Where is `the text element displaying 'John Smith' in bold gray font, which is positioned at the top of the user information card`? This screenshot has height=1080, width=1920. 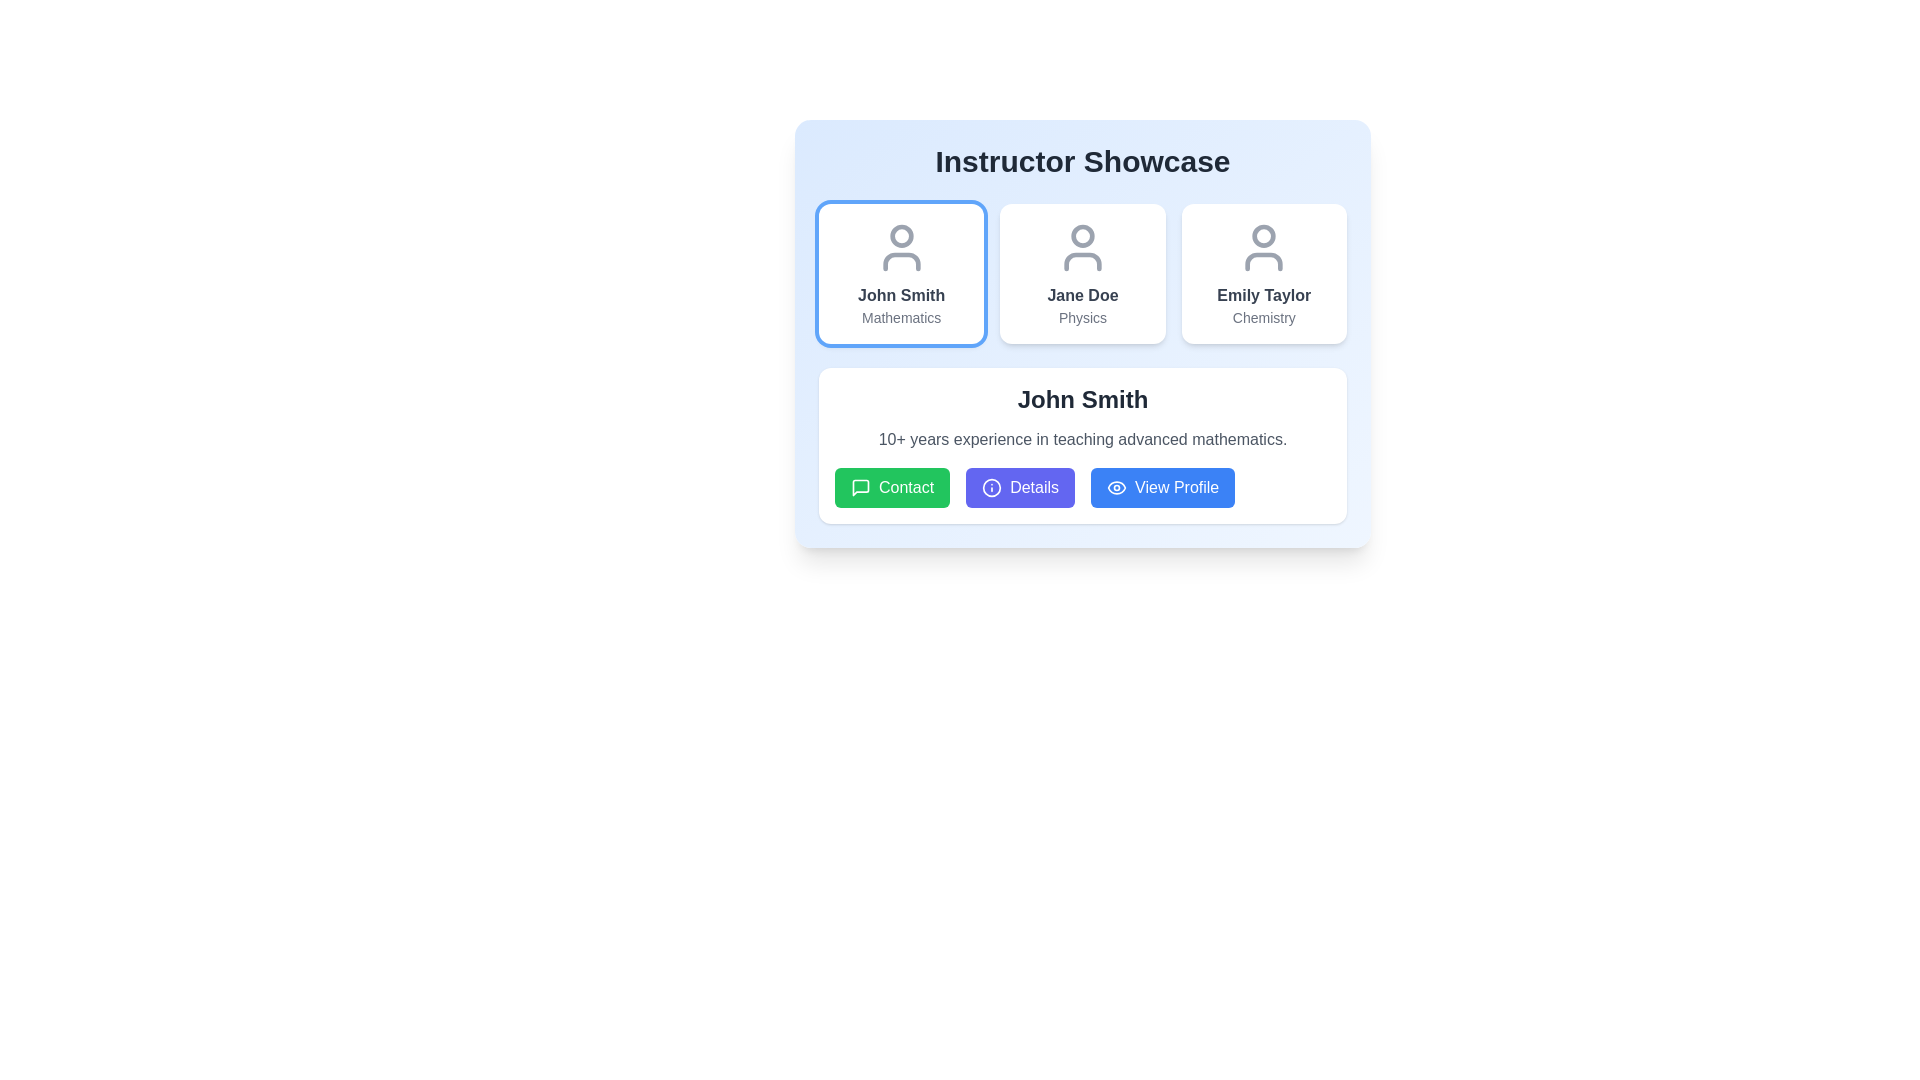
the text element displaying 'John Smith' in bold gray font, which is positioned at the top of the user information card is located at coordinates (900, 296).